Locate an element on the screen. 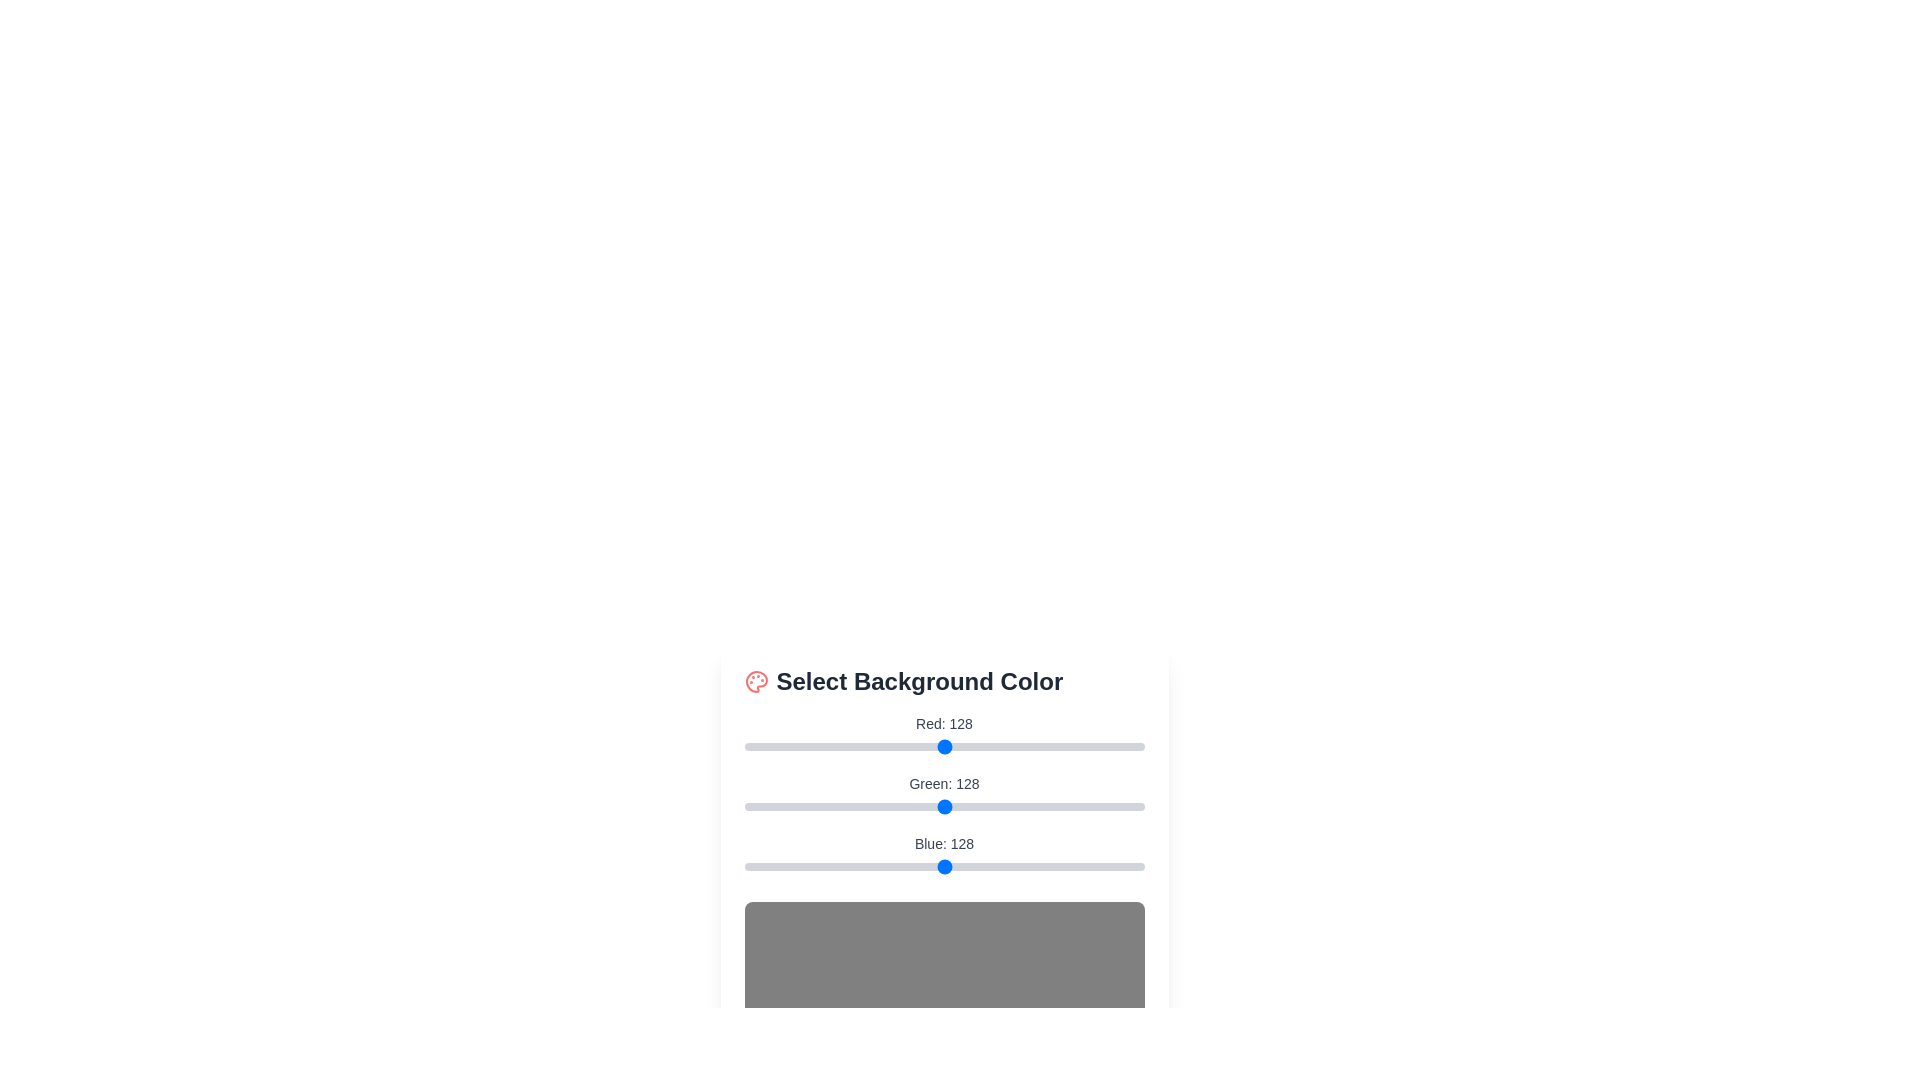 The height and width of the screenshot is (1080, 1920). the blue color slider to 53 by dragging the slider is located at coordinates (827, 866).